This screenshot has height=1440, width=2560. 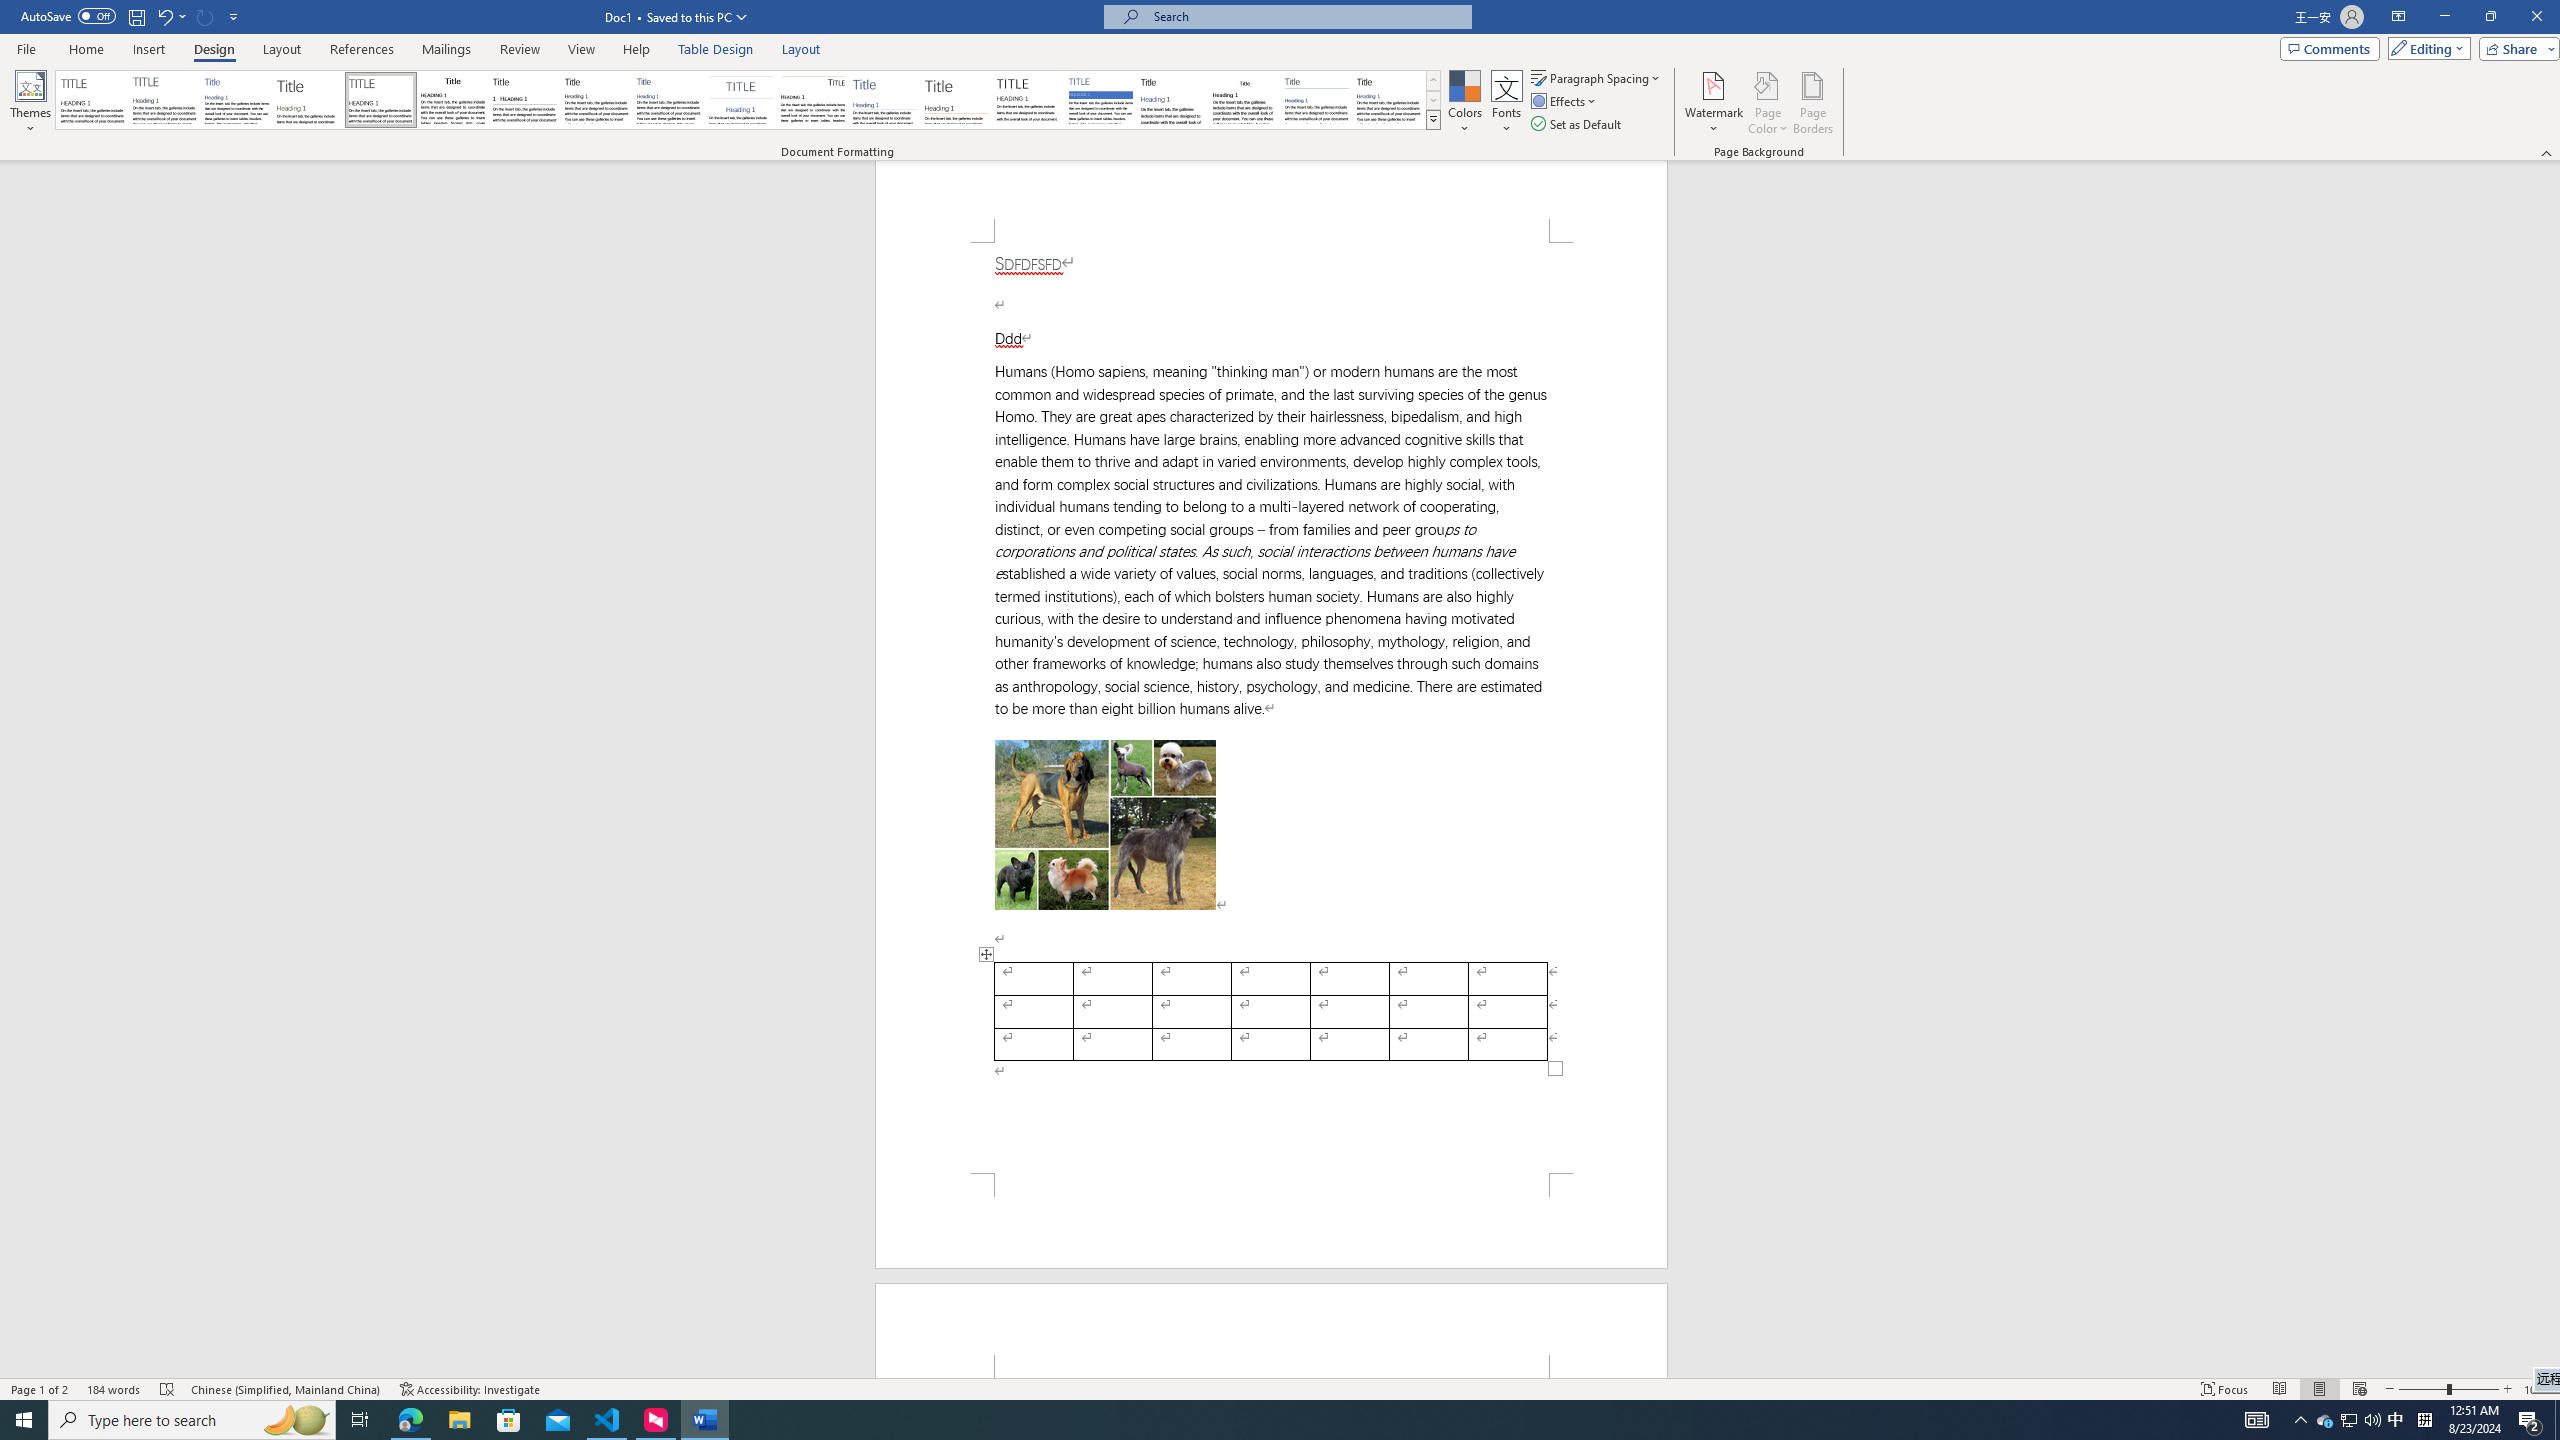 What do you see at coordinates (1813, 103) in the screenshot?
I see `'Page Borders...'` at bounding box center [1813, 103].